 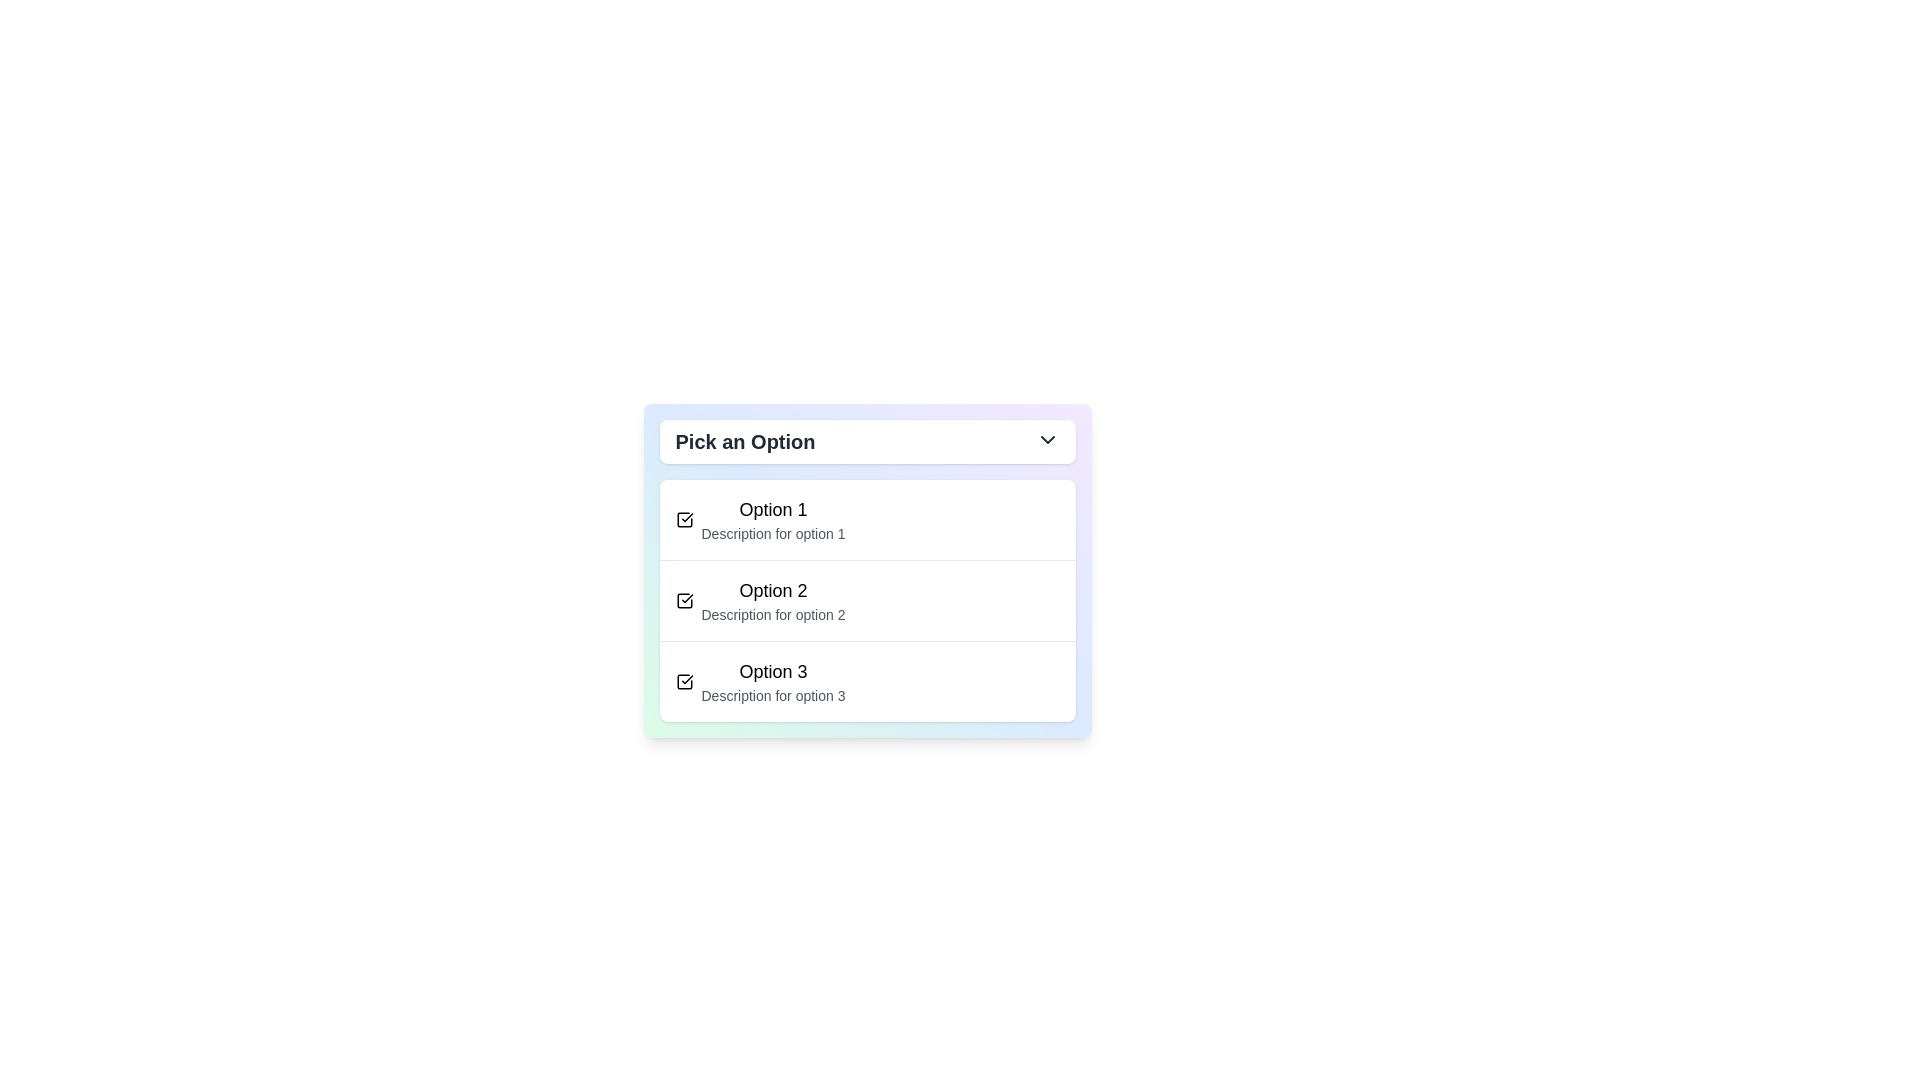 I want to click on the option 3 from the dropdown menu, so click(x=772, y=681).